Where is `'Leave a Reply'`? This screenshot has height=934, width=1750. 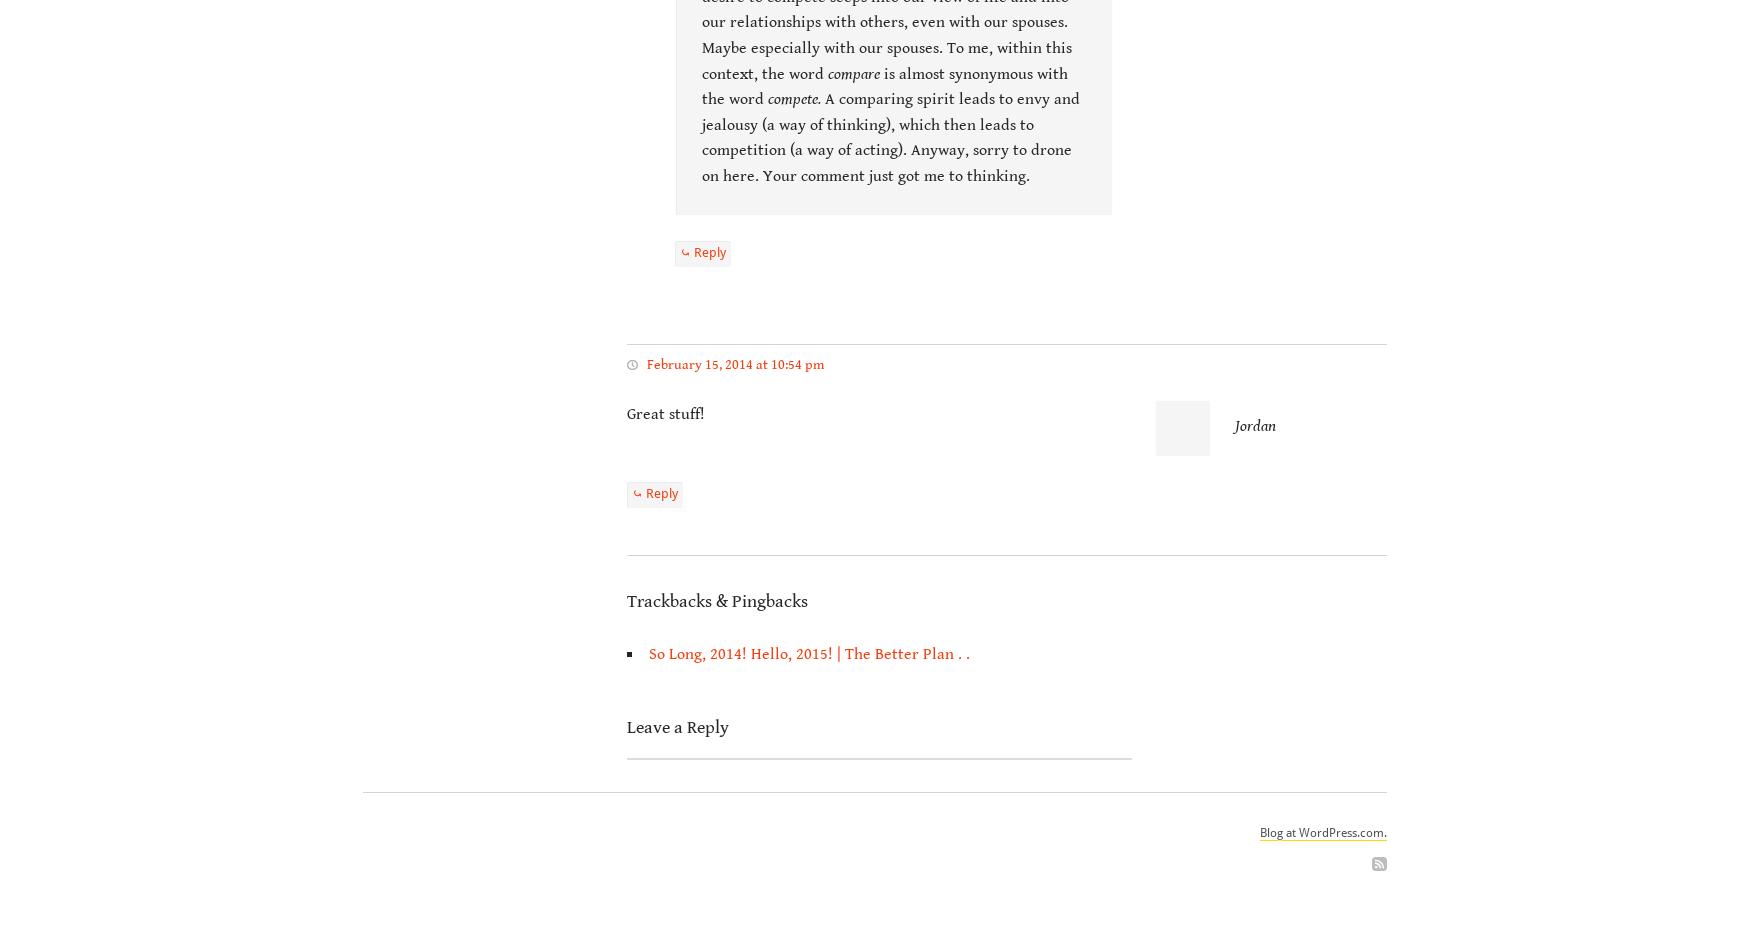 'Leave a Reply' is located at coordinates (676, 726).